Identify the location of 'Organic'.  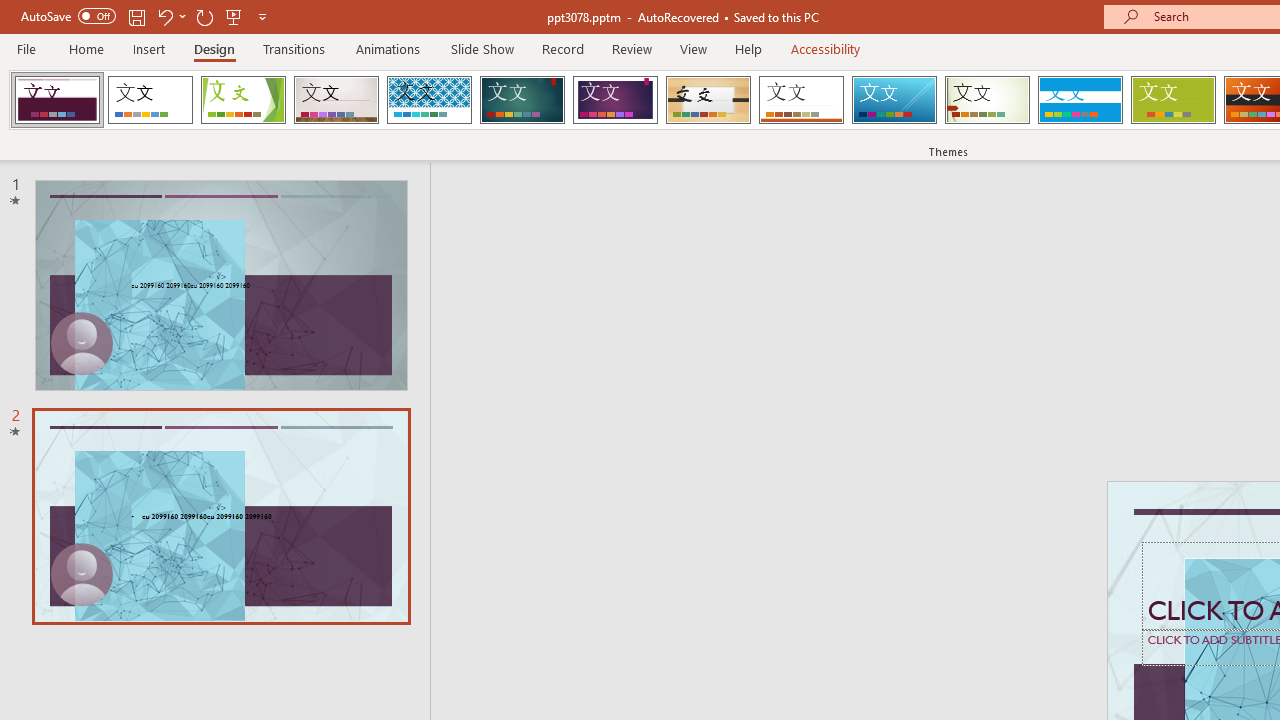
(708, 100).